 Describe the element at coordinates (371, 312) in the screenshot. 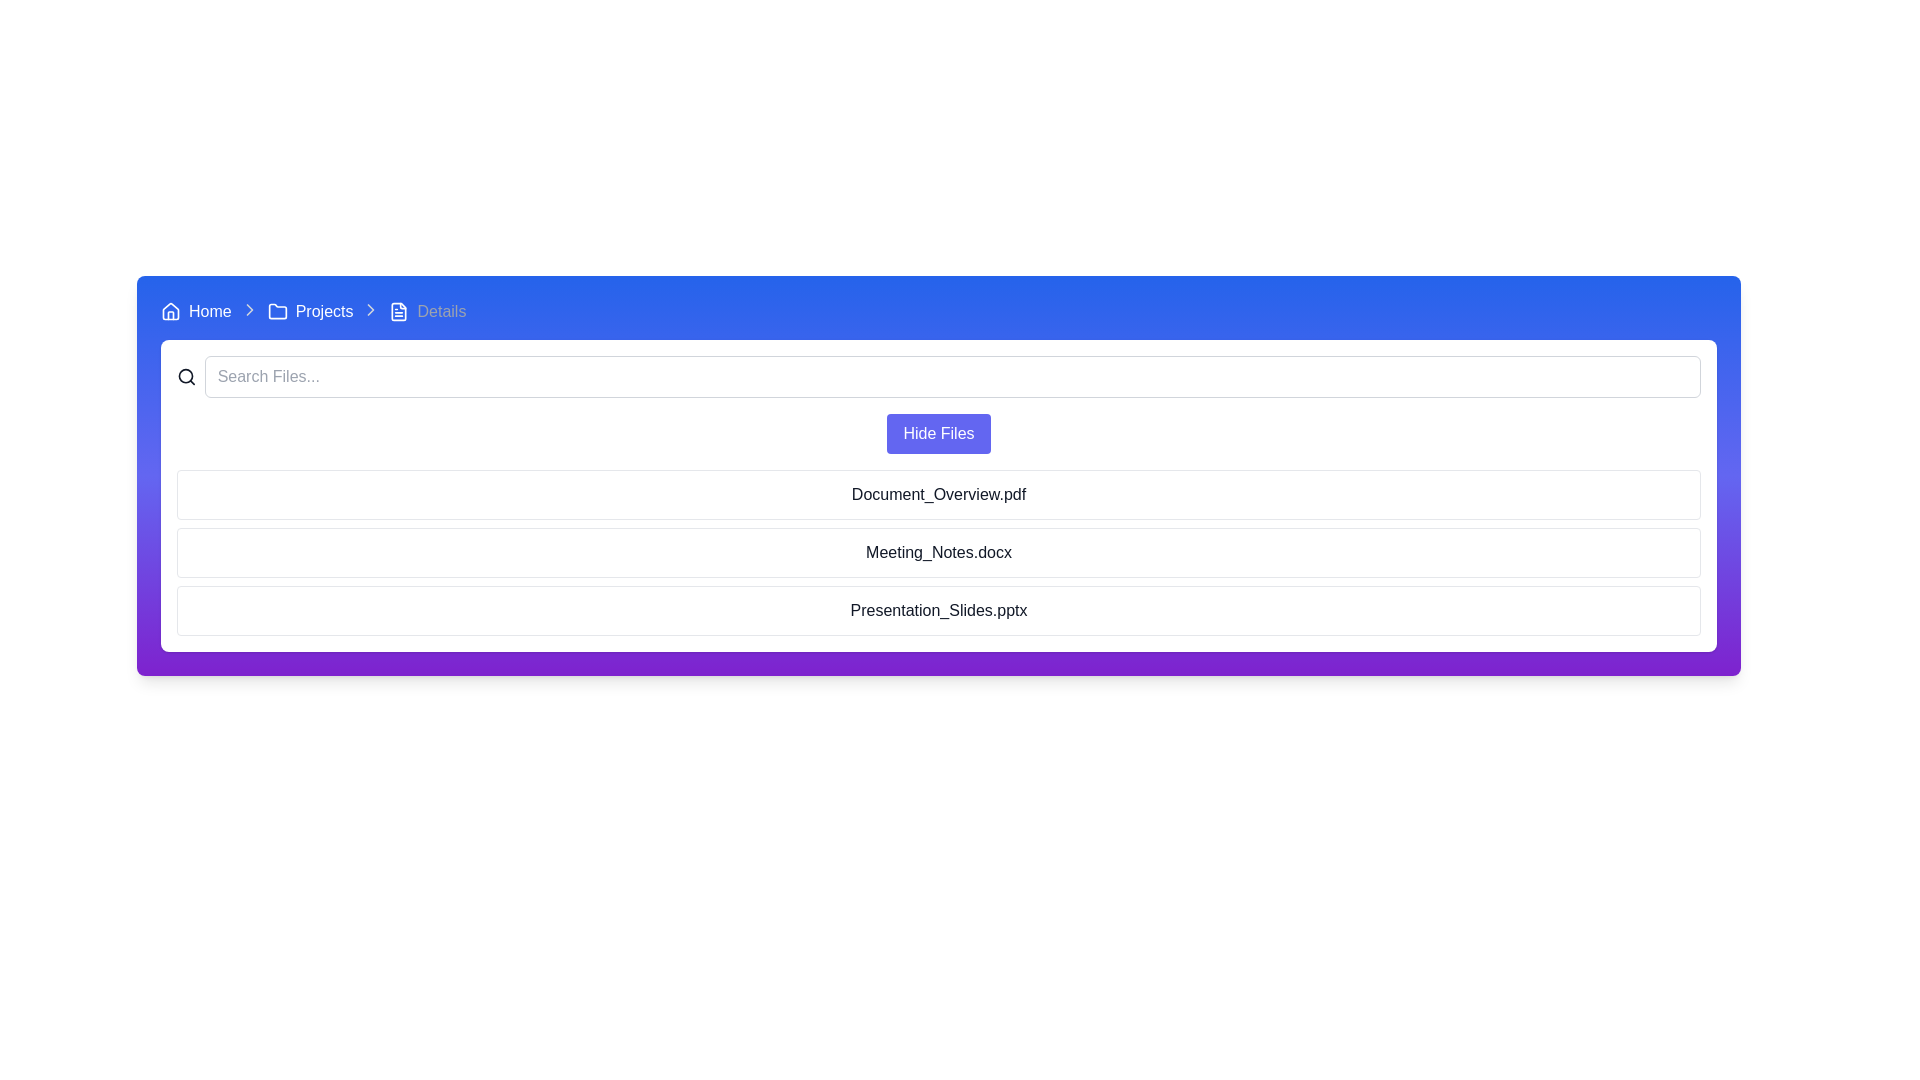

I see `the chevron arrow icon located between 'Projects' and 'Details' in the navigation bar, which serves as a navigational separator` at that location.